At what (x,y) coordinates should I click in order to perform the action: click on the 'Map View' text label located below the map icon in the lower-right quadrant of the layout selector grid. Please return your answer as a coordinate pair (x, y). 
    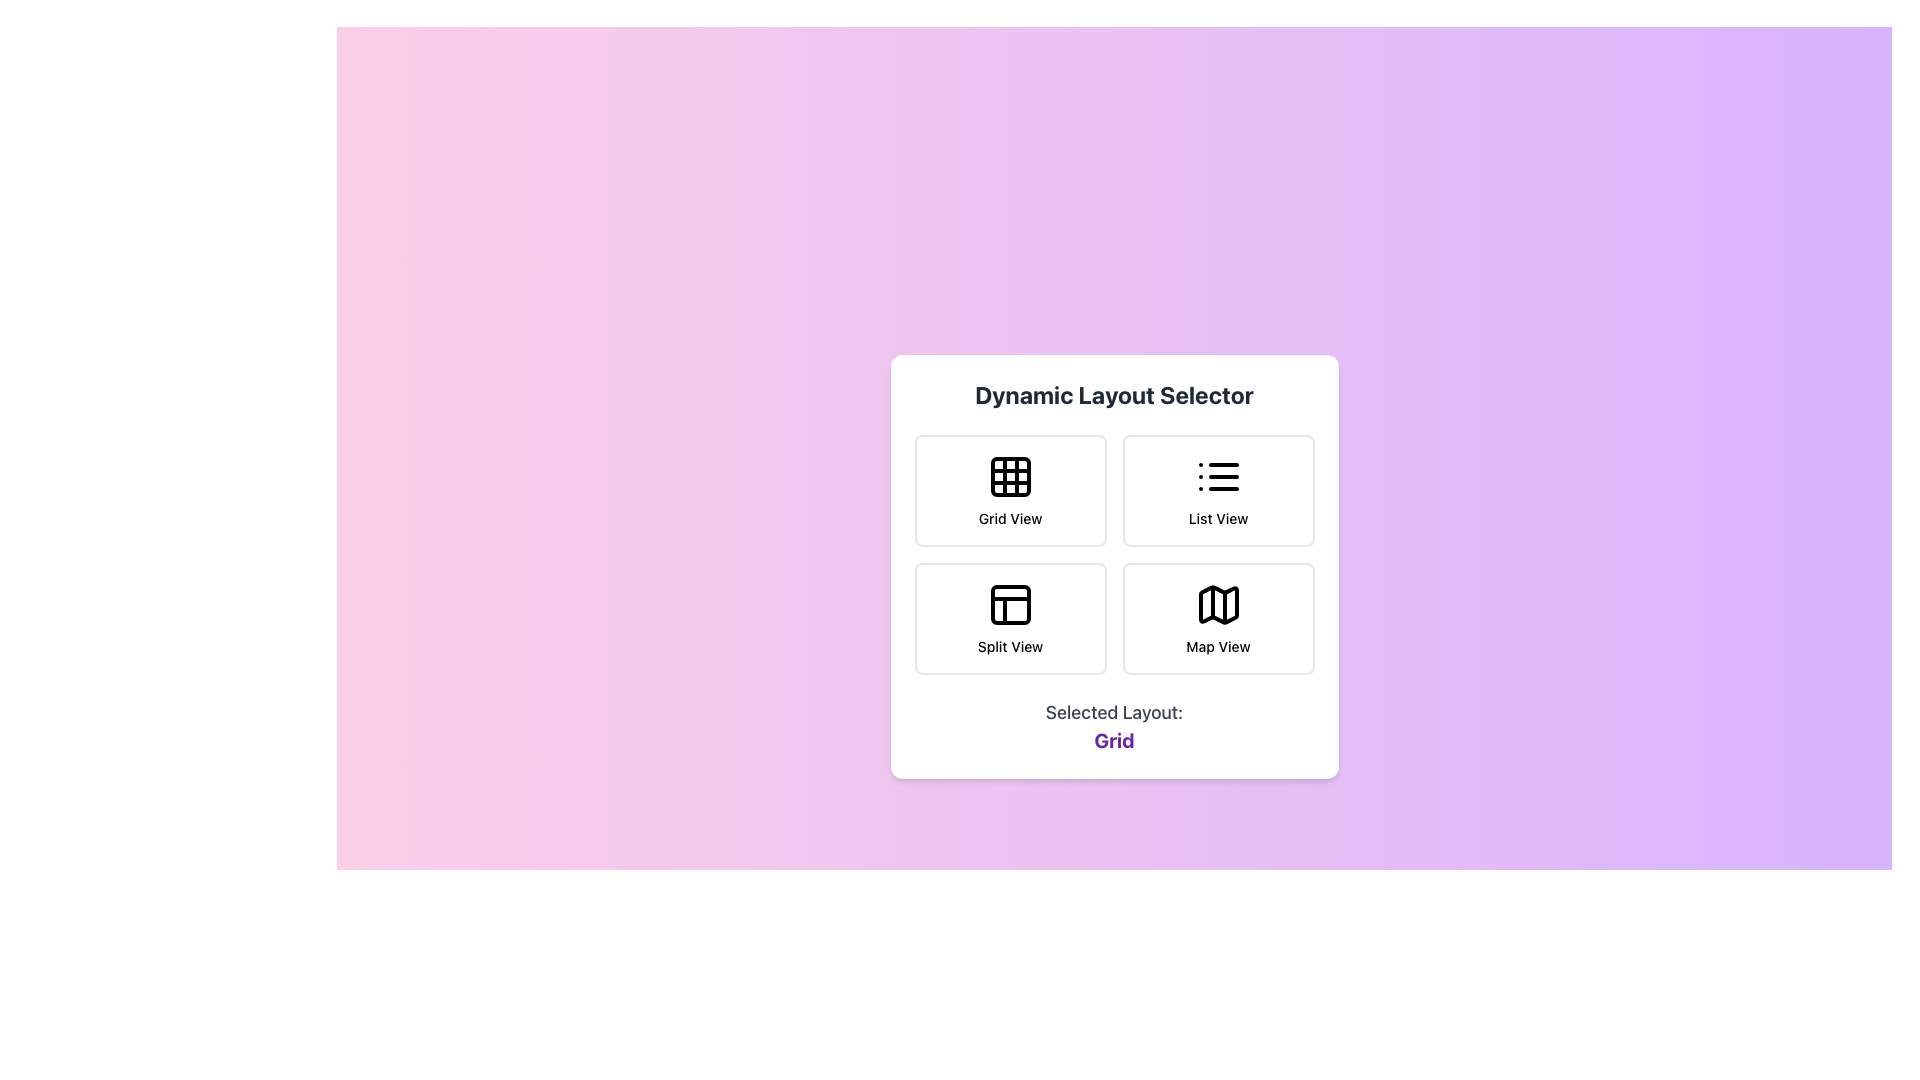
    Looking at the image, I should click on (1217, 647).